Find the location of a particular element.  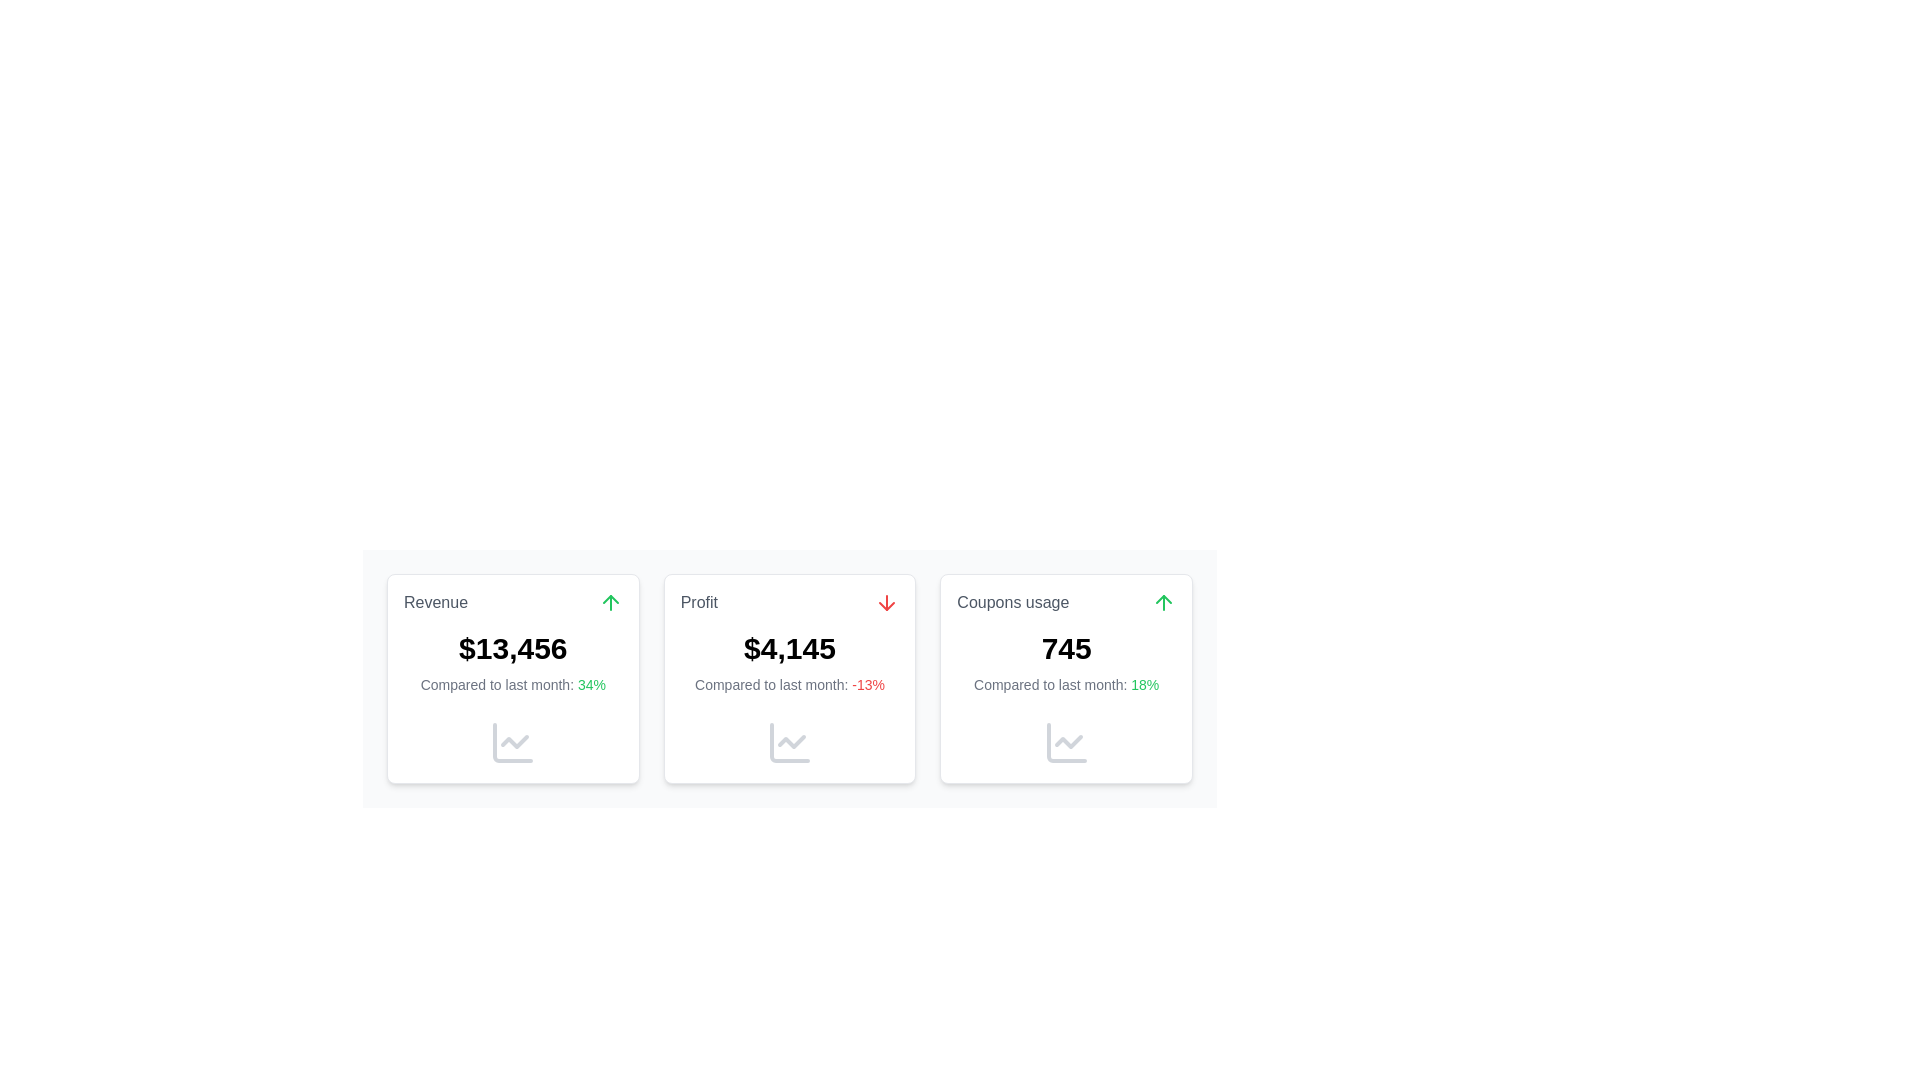

the green static text label displaying '18%' that is located beneath the primary metric '745' within the 'Coupons usage' card is located at coordinates (1145, 684).